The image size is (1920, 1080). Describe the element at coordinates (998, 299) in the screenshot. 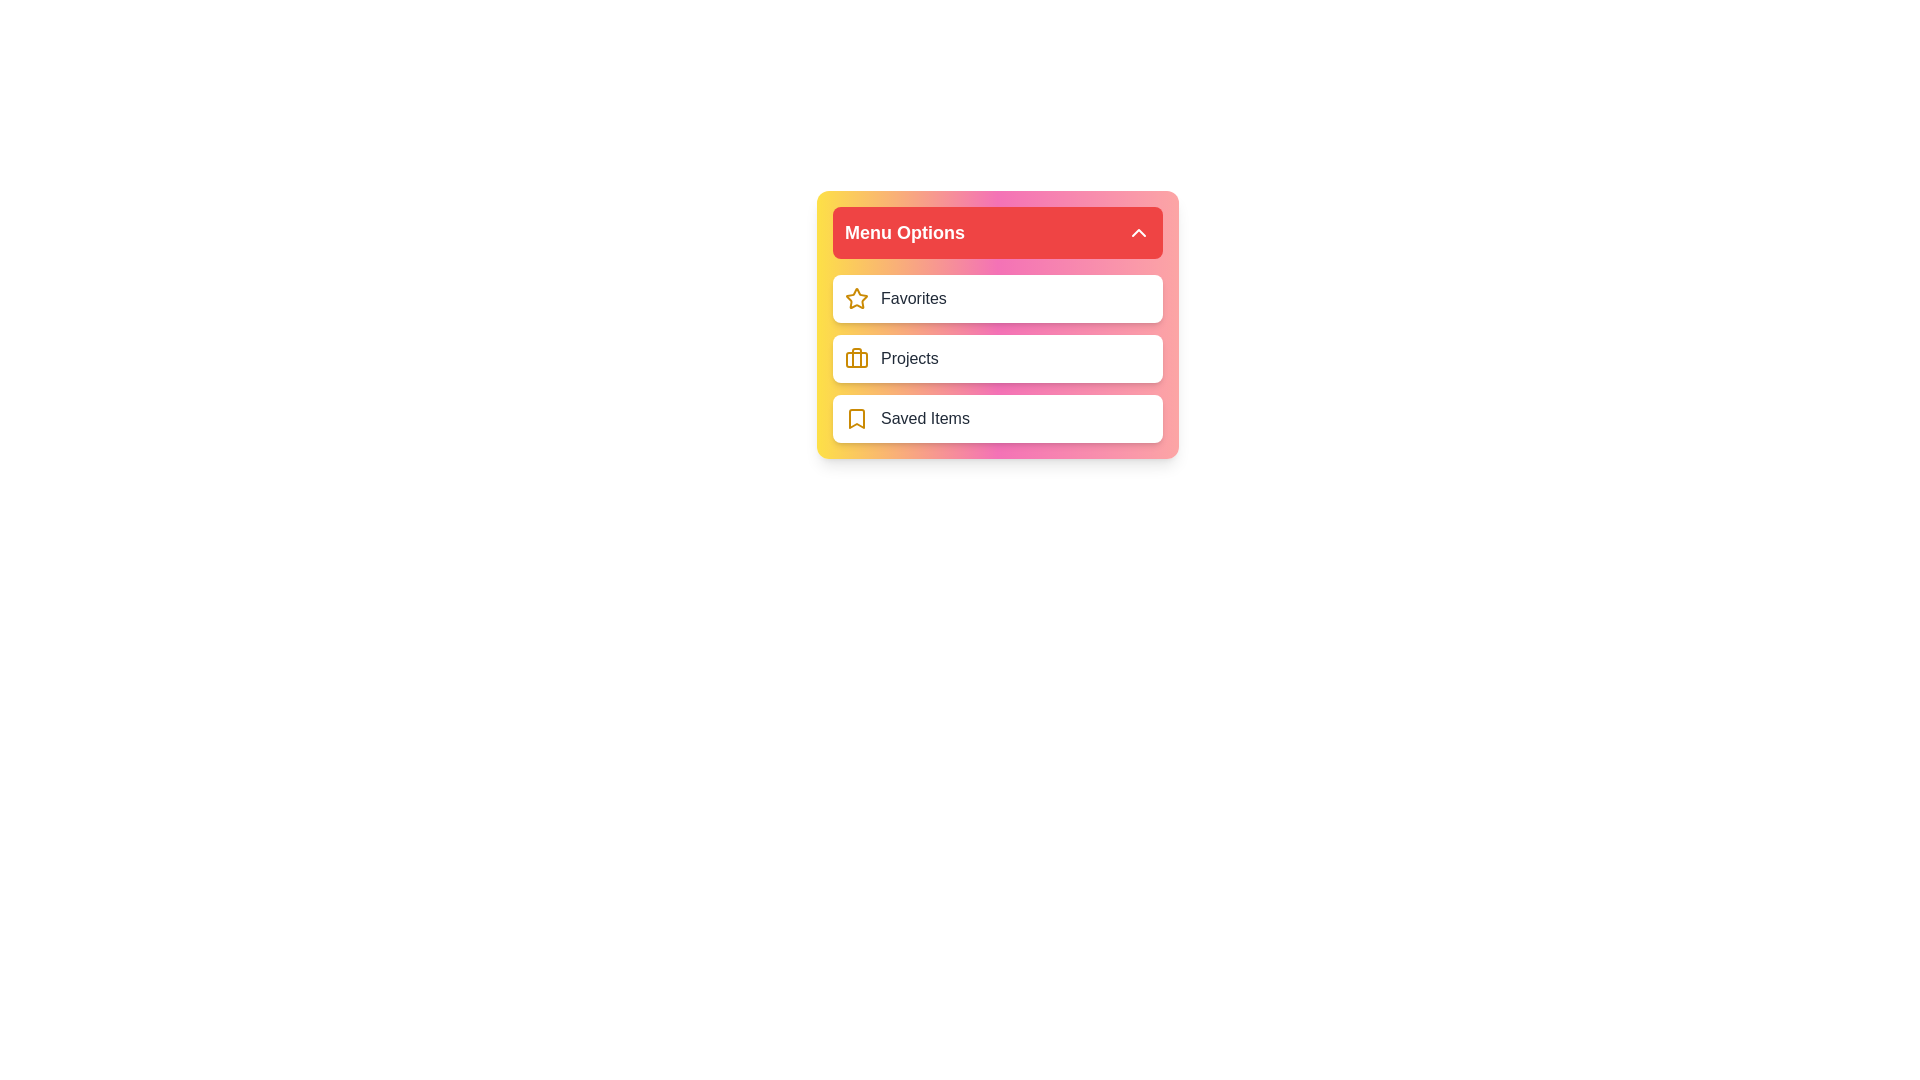

I see `the menu item labeled Favorites to observe its hover effect` at that location.